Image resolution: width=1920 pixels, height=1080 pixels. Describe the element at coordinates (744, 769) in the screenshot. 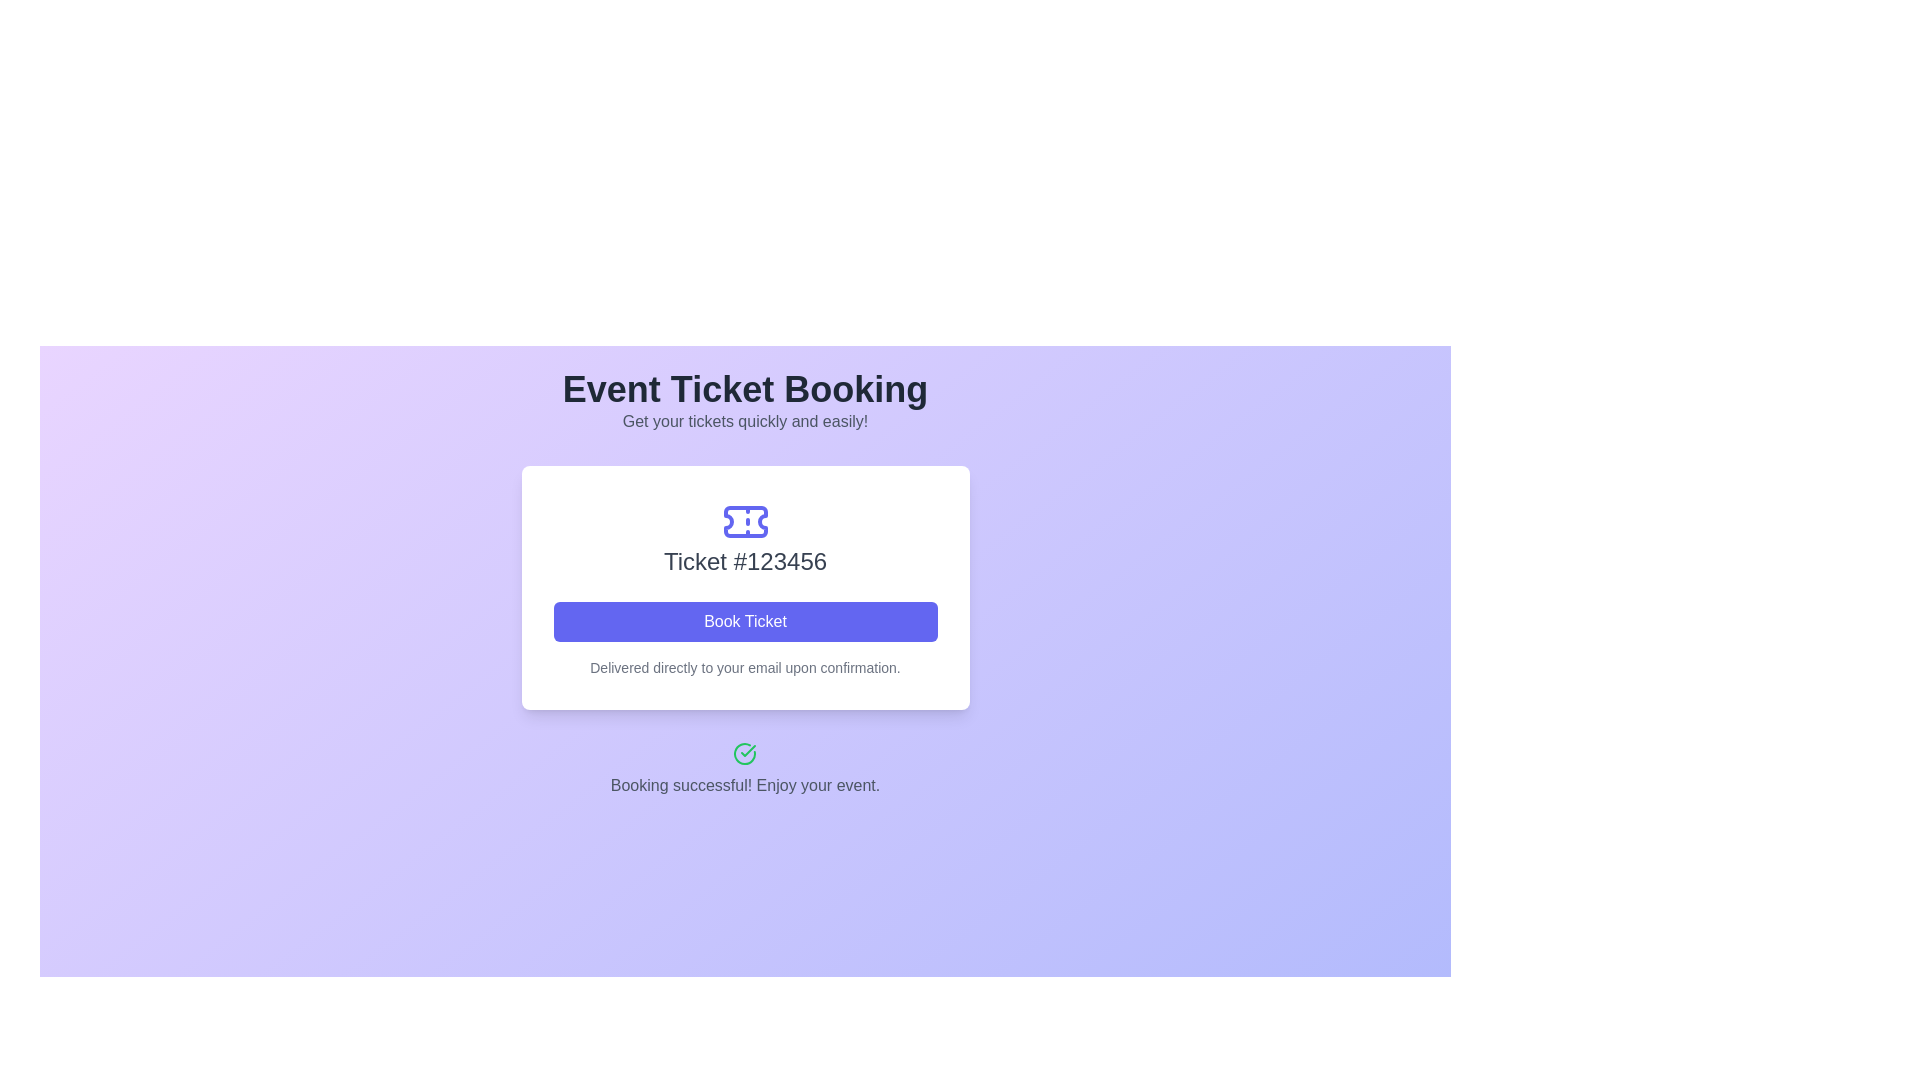

I see `the informational text block that displays 'Booking successful! Enjoy your event.' with a green checkmark icon` at that location.